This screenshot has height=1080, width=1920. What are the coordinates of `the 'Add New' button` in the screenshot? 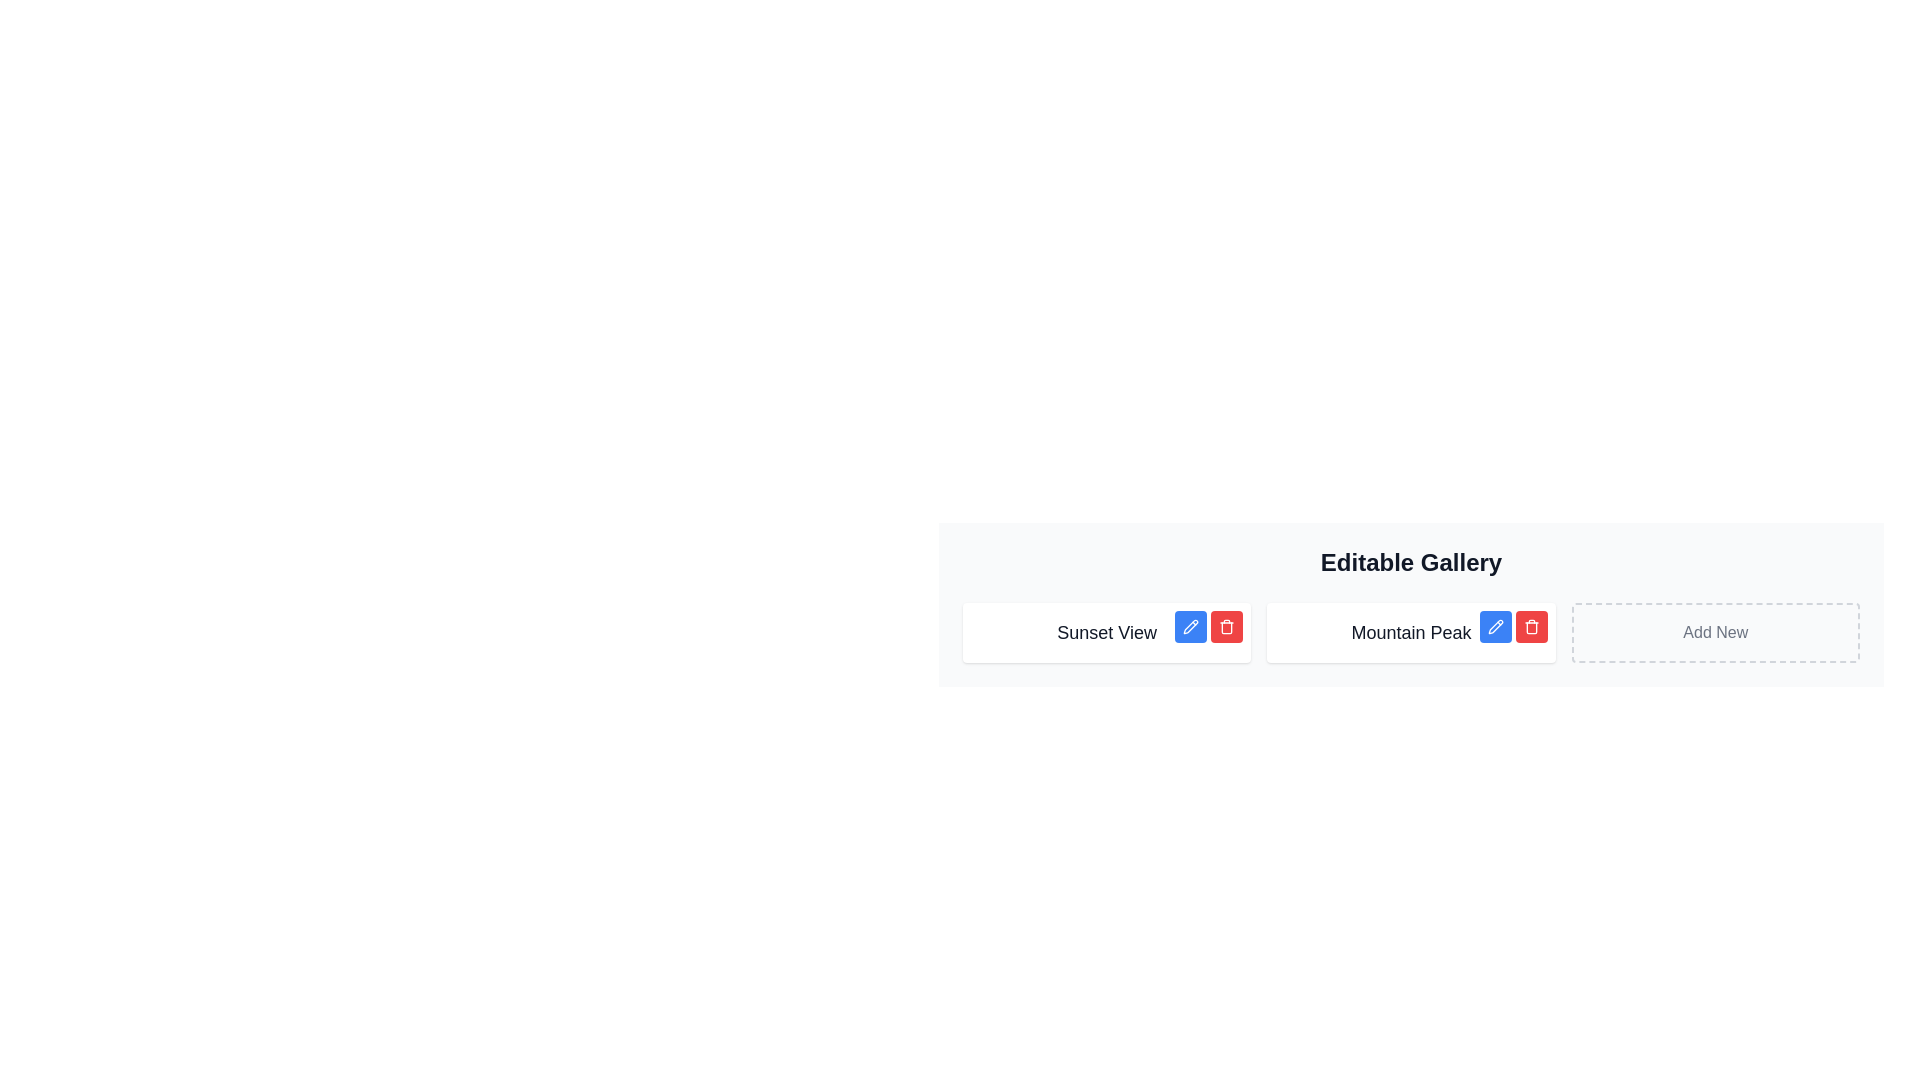 It's located at (1714, 632).